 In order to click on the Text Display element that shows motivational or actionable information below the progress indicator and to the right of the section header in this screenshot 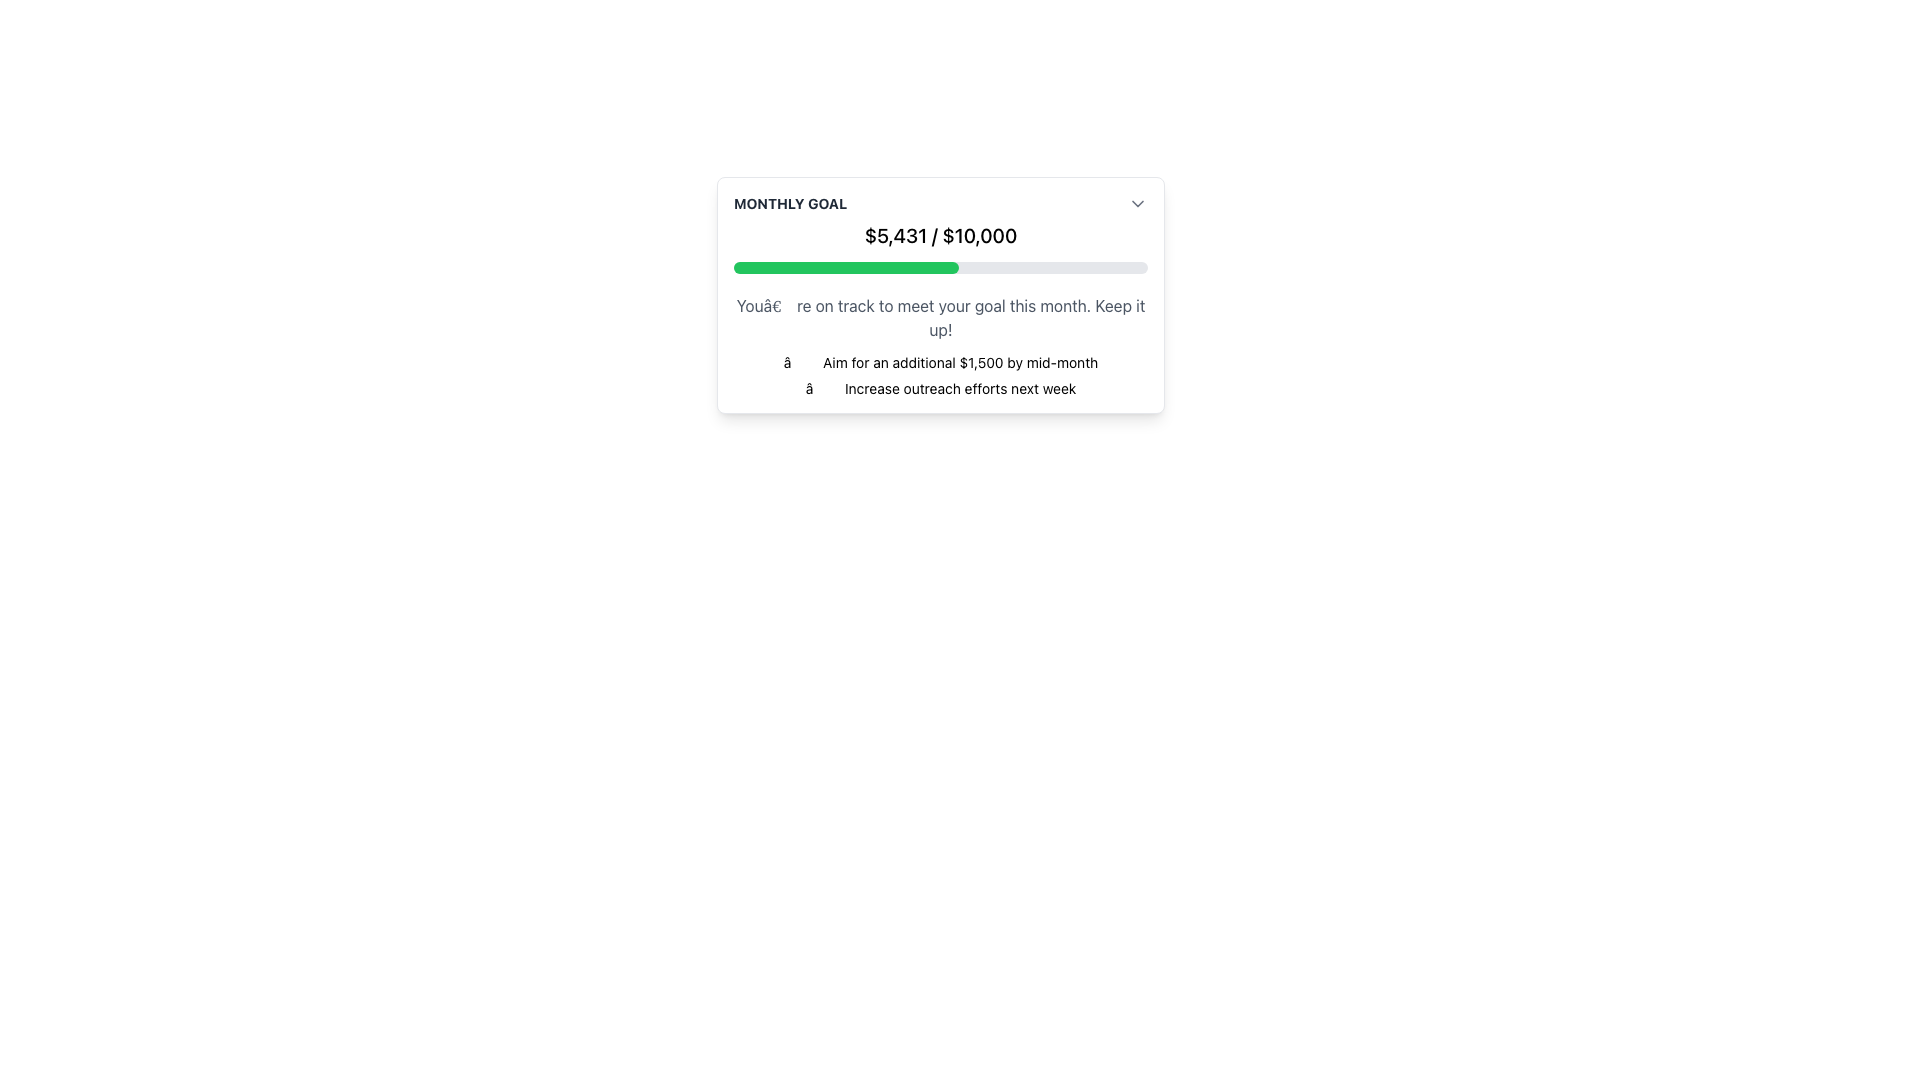, I will do `click(939, 375)`.